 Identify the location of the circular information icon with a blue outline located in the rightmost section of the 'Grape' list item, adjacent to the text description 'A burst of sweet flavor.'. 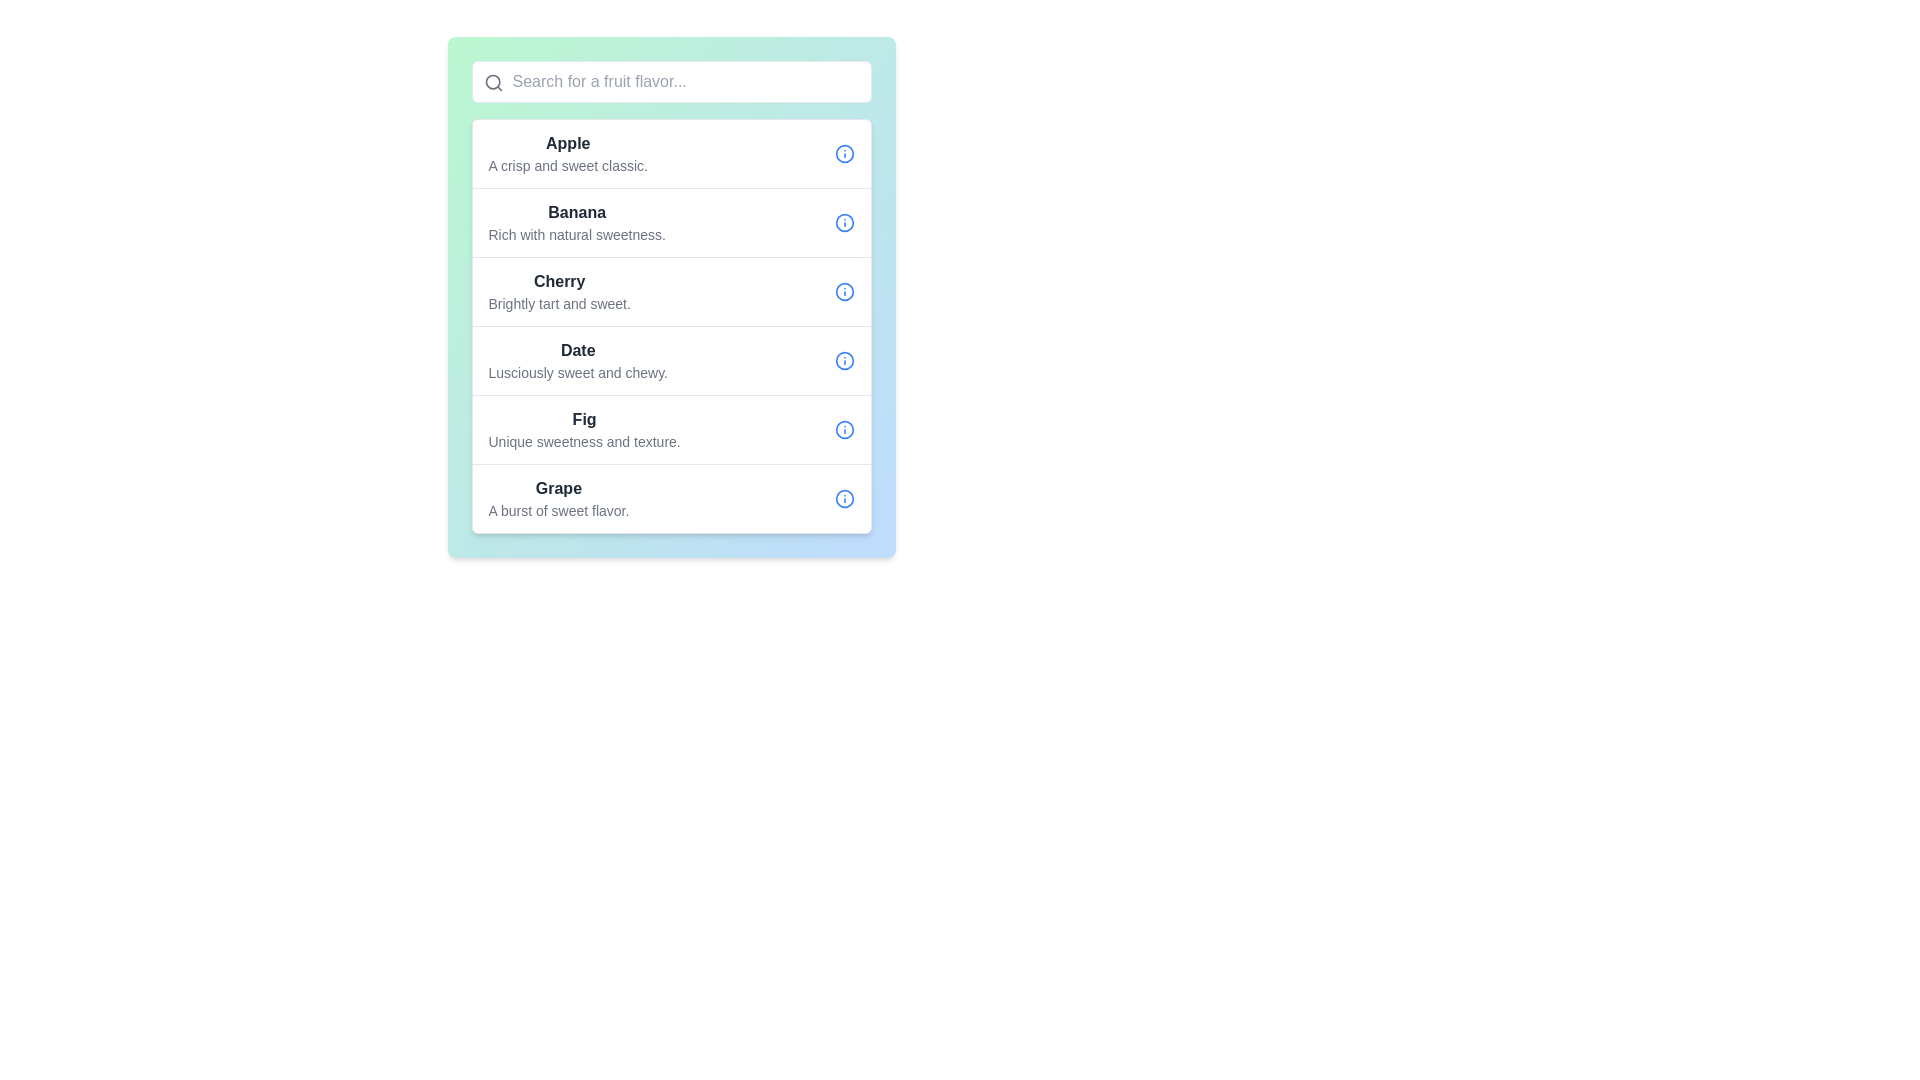
(844, 497).